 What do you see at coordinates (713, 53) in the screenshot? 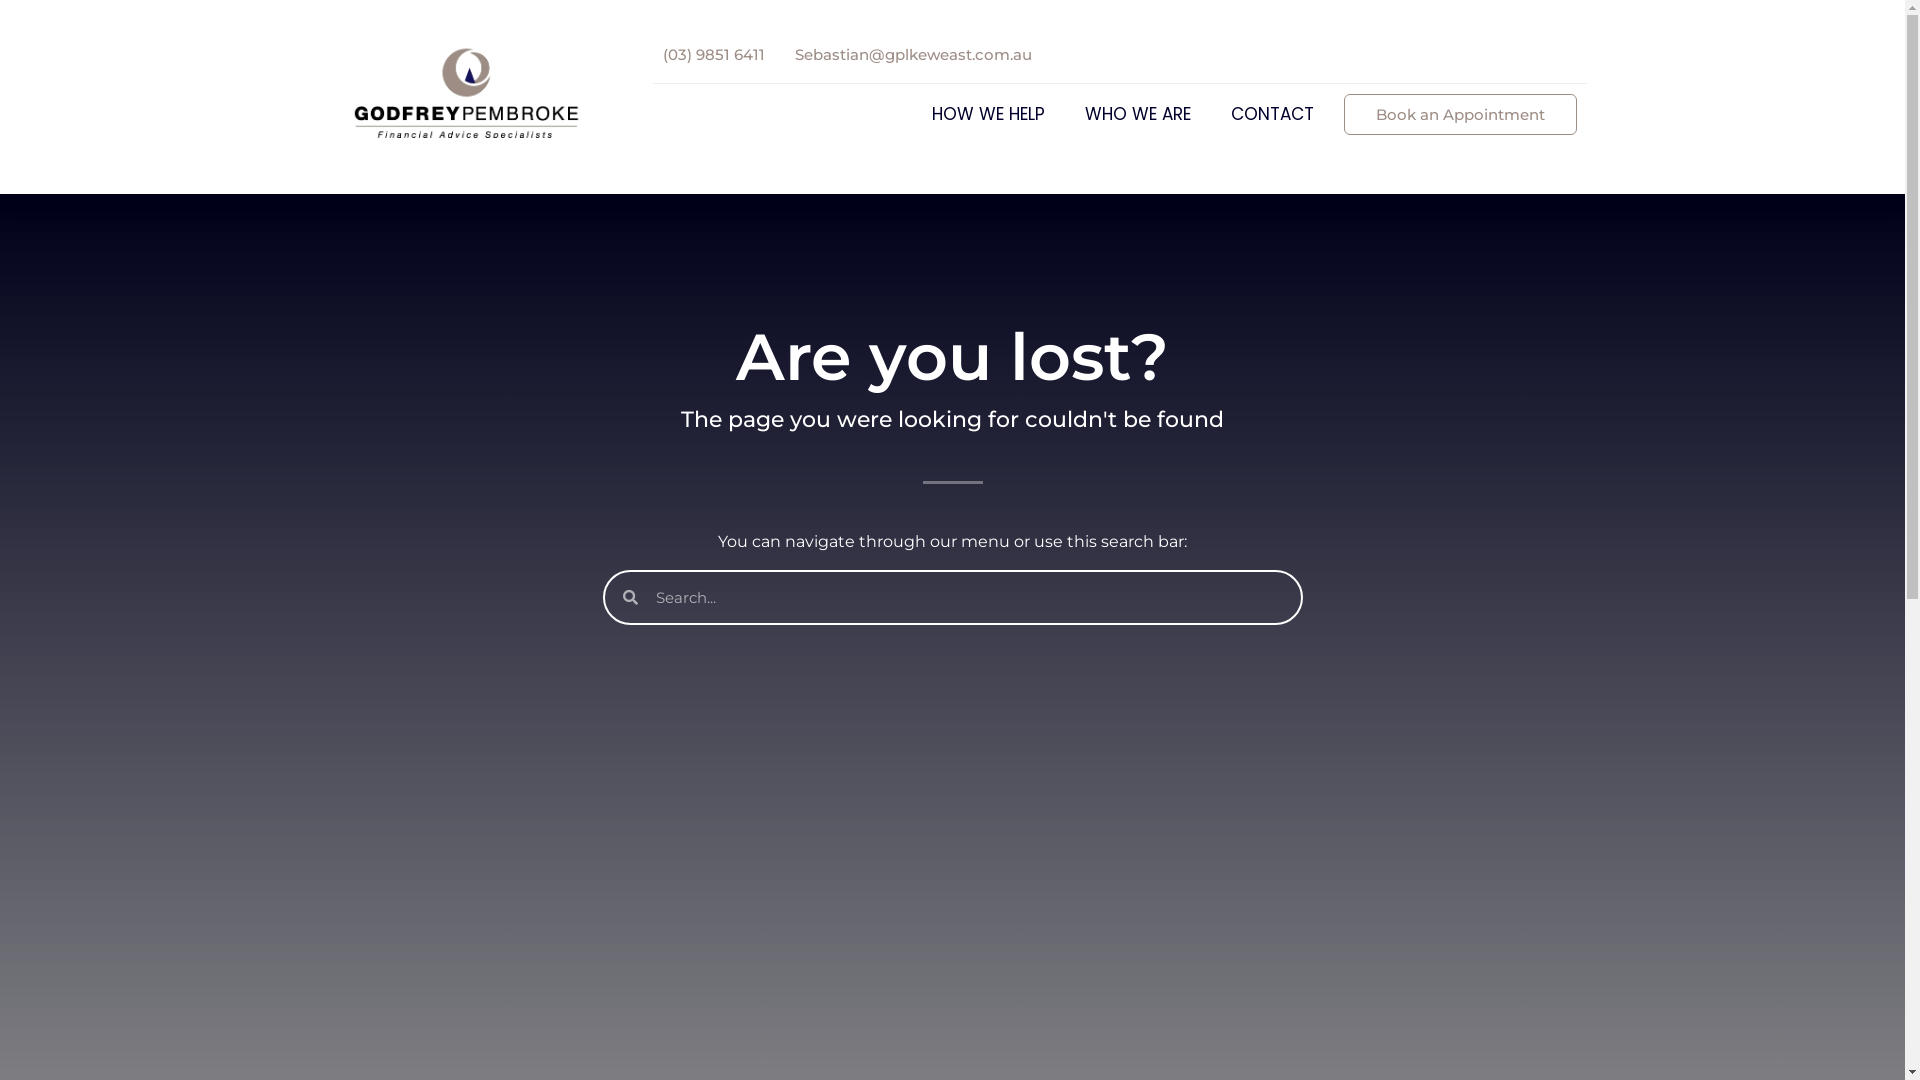
I see `'(03) 9851 6411'` at bounding box center [713, 53].